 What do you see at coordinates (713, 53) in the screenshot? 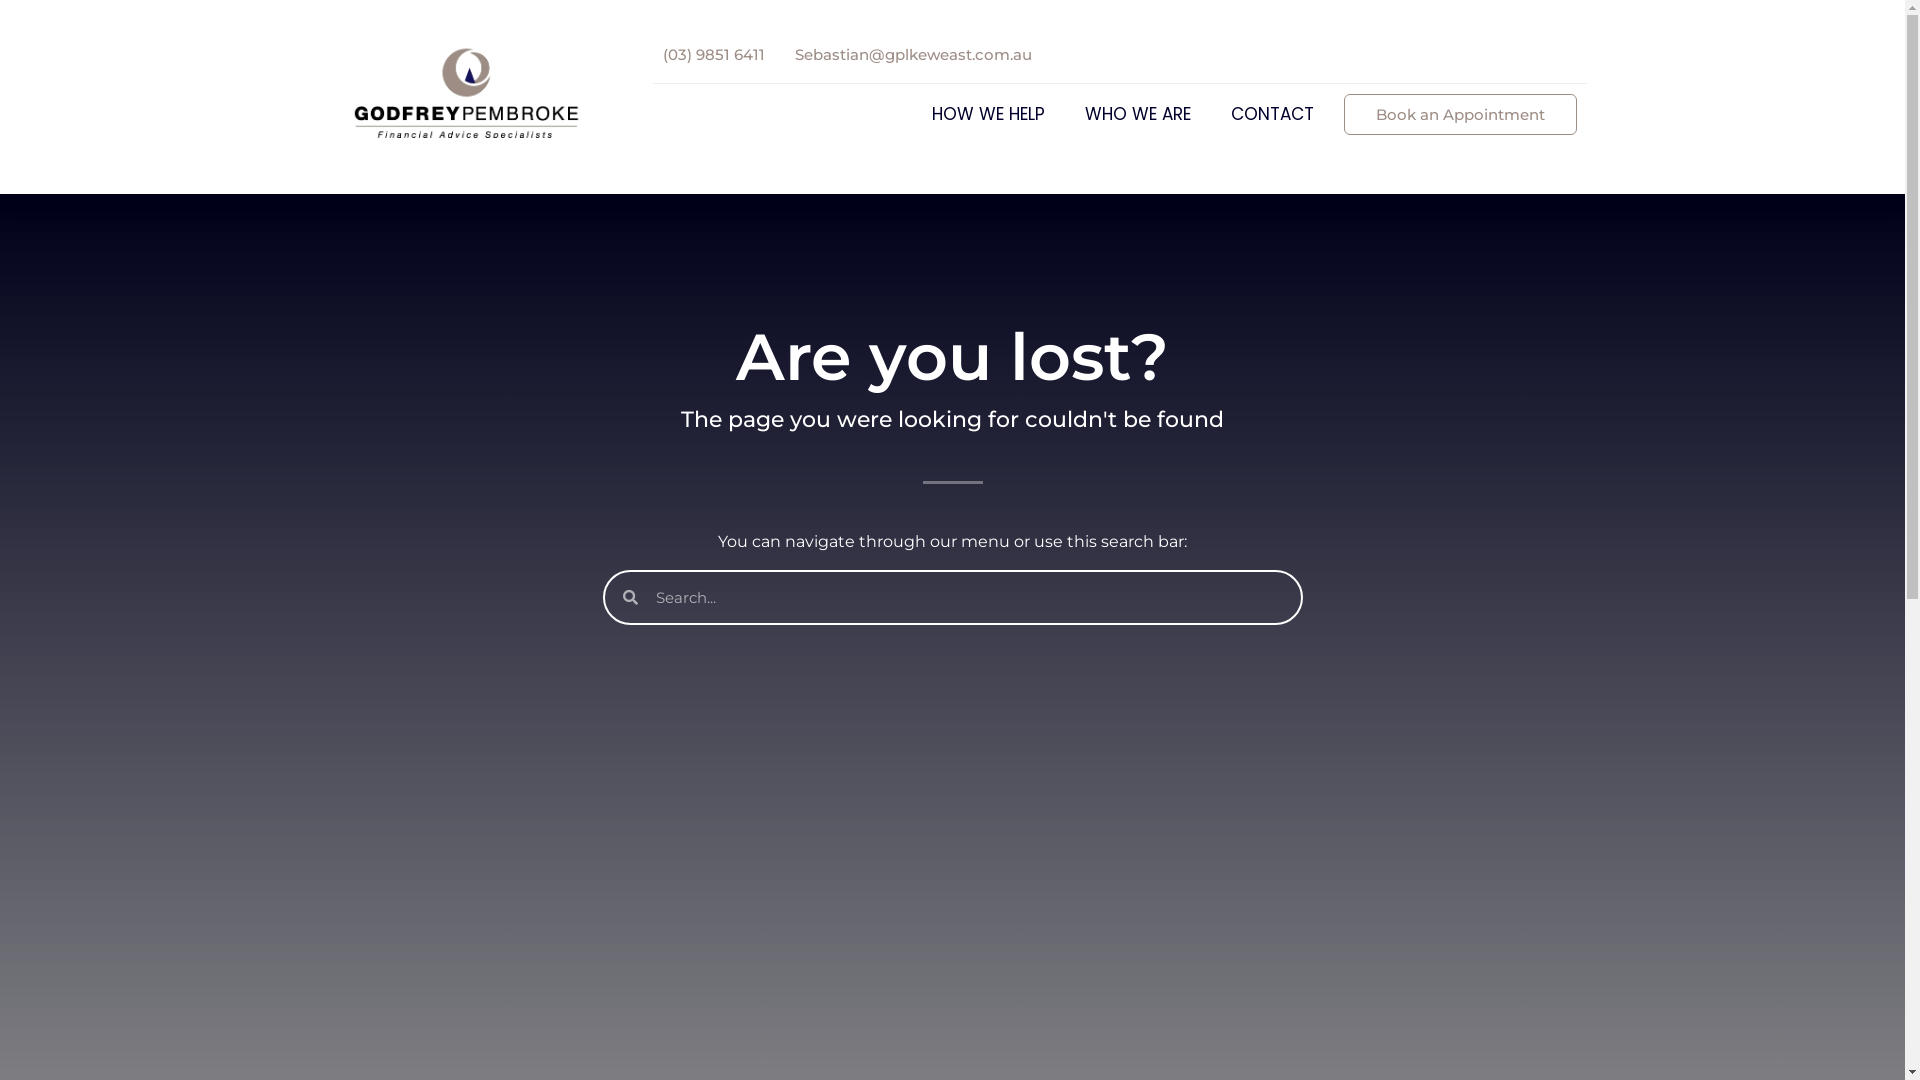
I see `'(03) 9851 6411'` at bounding box center [713, 53].